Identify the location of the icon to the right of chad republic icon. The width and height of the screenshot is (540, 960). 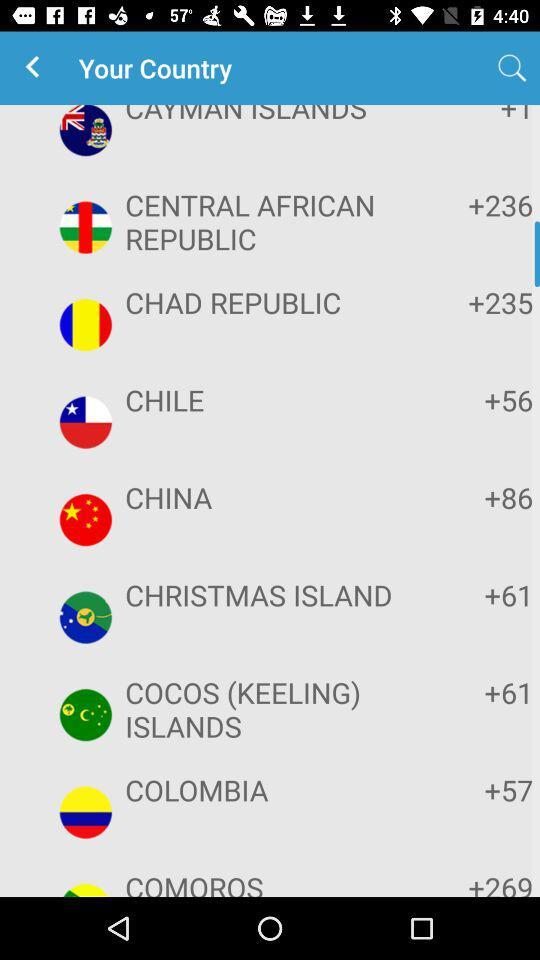
(471, 302).